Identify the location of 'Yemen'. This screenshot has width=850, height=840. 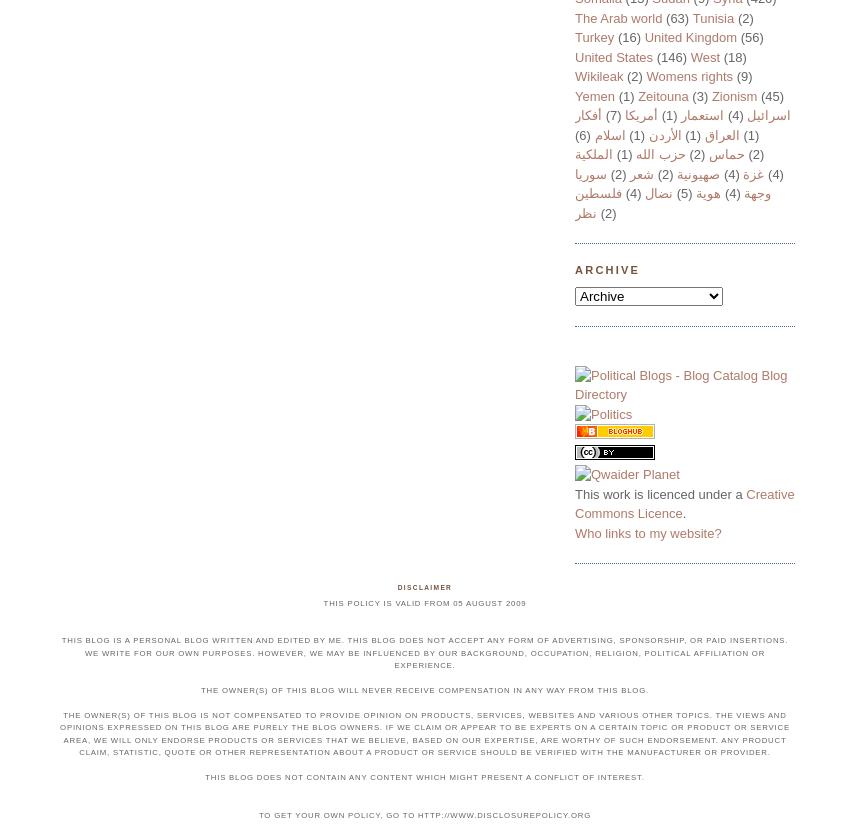
(595, 95).